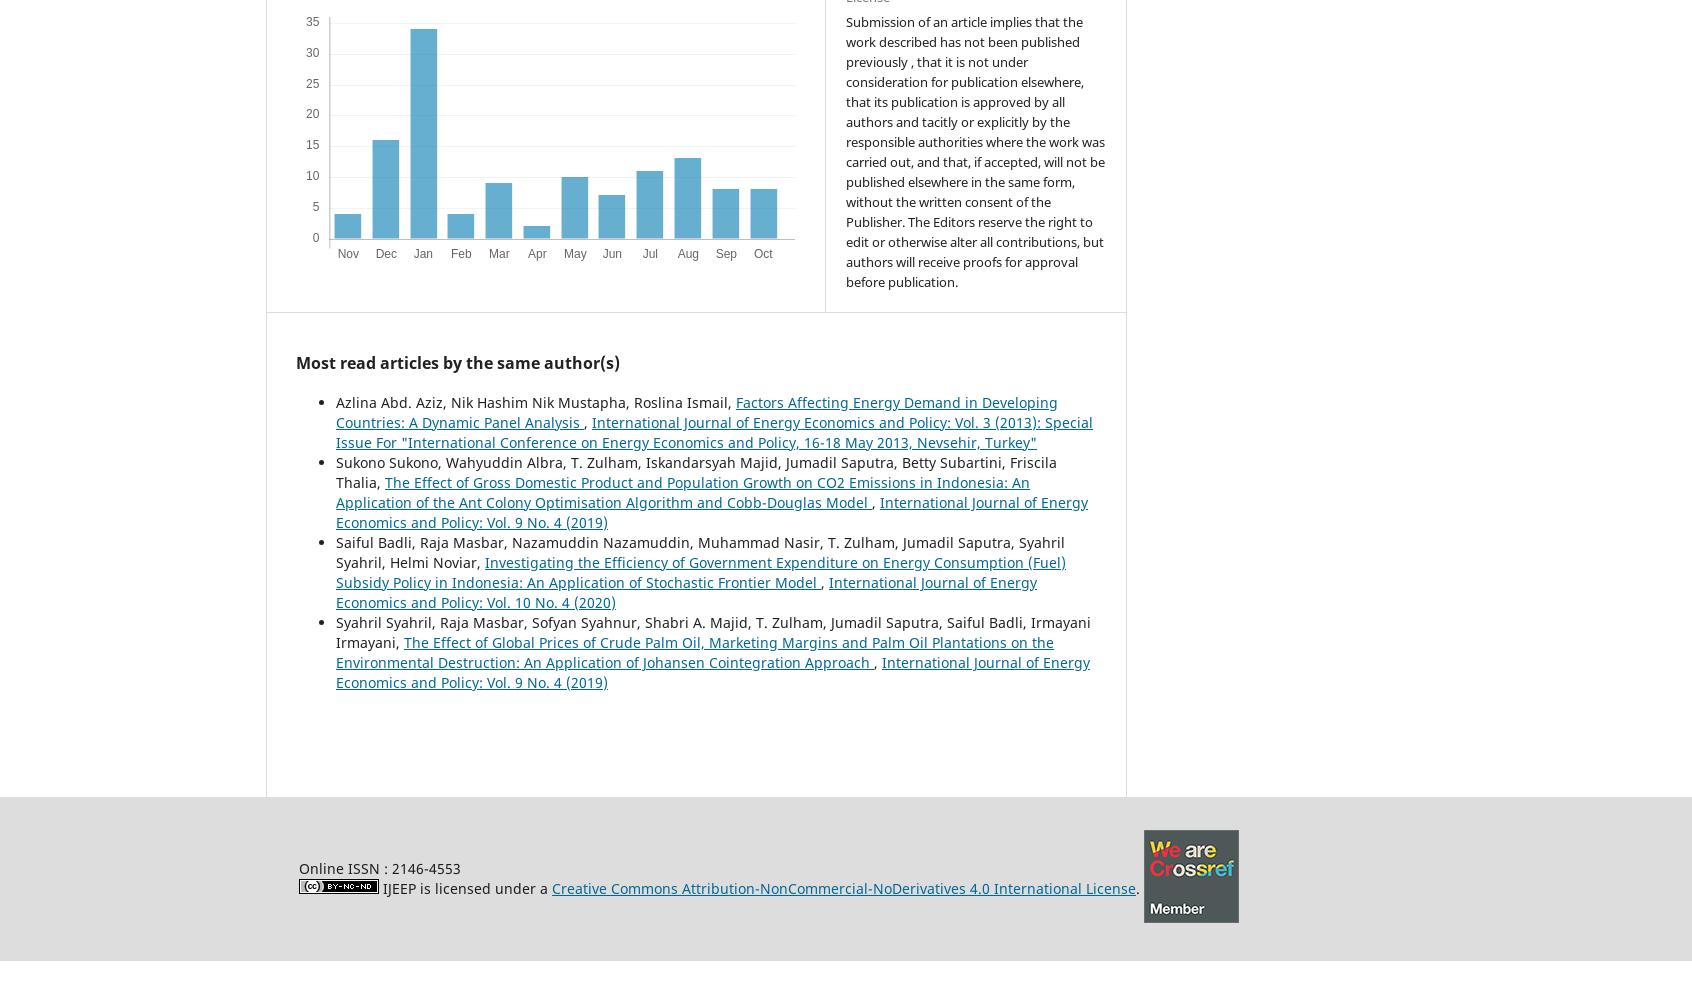  I want to click on 'Investigating the Efficiency of Government Expenditure on Energy Consumption (Fuel) Subsidy Policy in Indonesia: An Application of Stochastic Frontier Model', so click(700, 571).